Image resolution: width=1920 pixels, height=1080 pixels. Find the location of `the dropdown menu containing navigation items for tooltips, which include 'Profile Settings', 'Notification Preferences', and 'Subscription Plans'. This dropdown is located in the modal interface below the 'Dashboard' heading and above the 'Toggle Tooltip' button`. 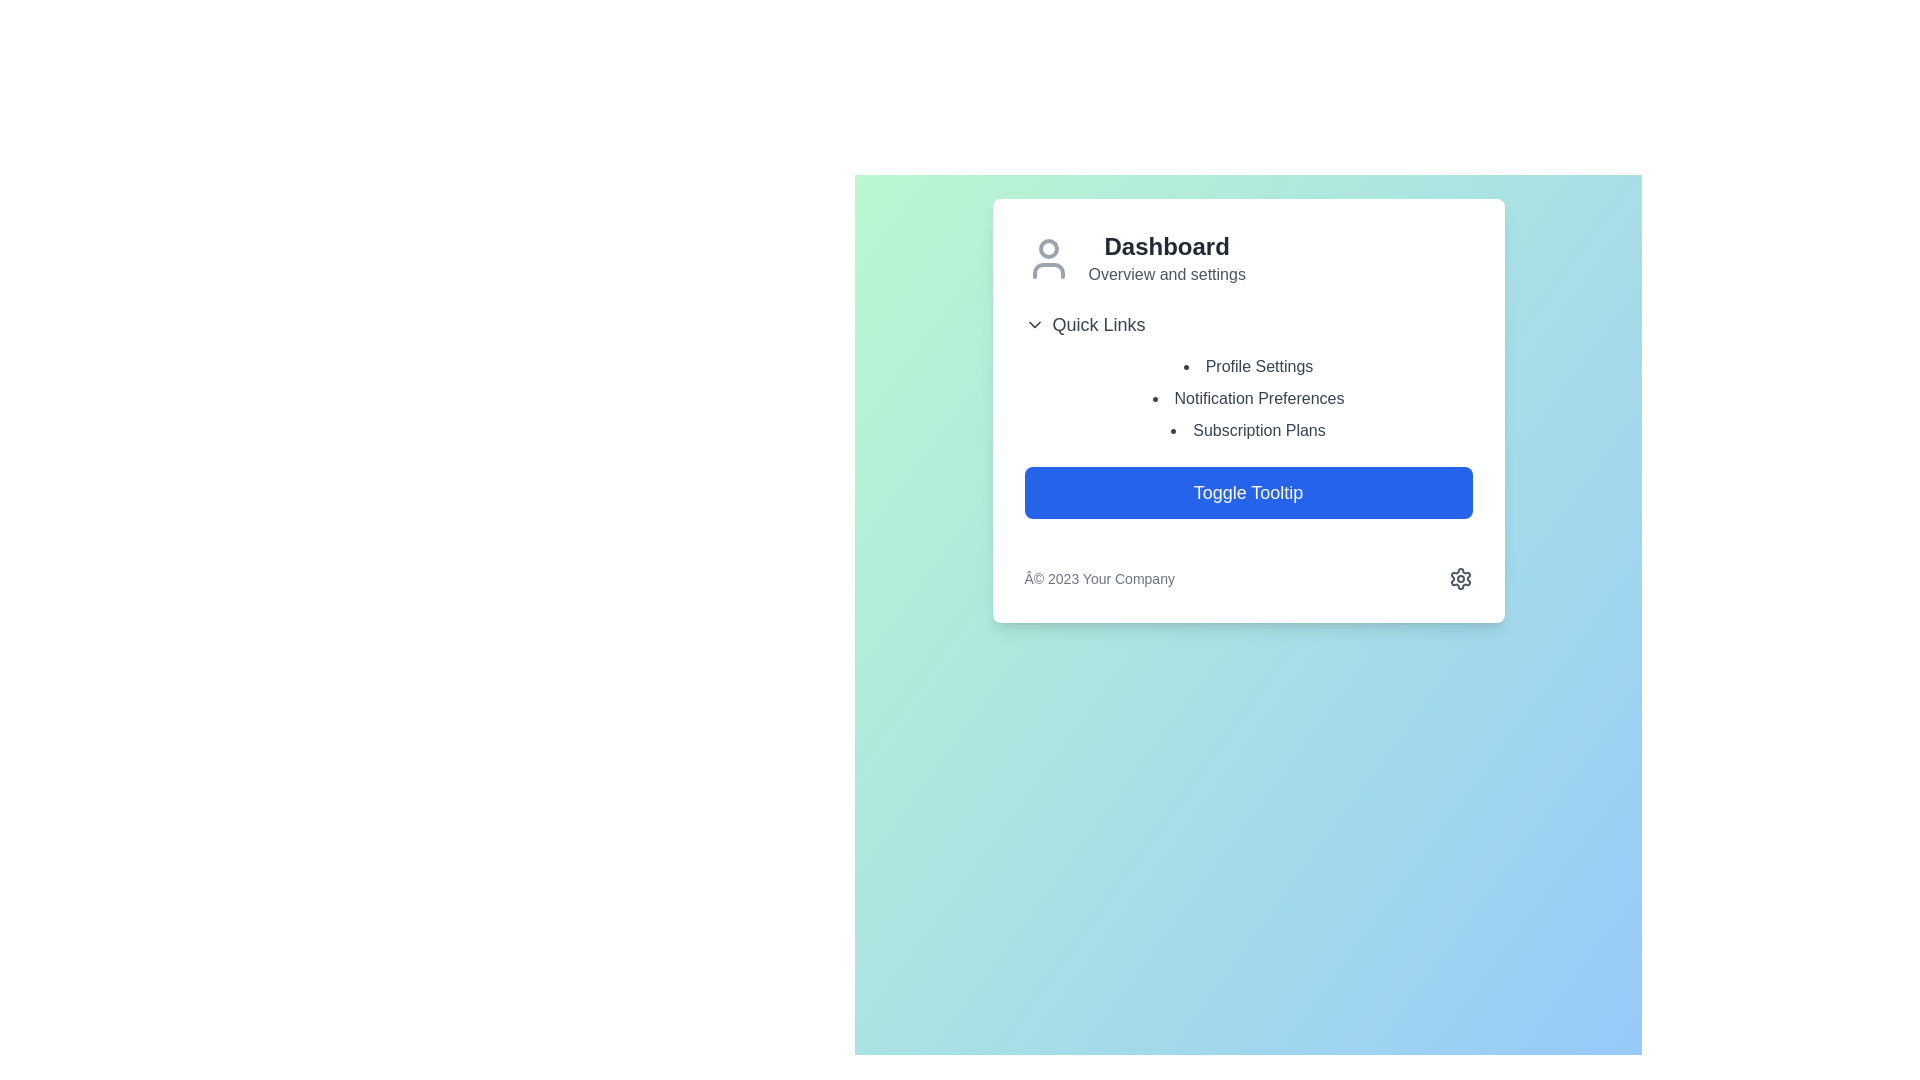

the dropdown menu containing navigation items for tooltips, which include 'Profile Settings', 'Notification Preferences', and 'Subscription Plans'. This dropdown is located in the modal interface below the 'Dashboard' heading and above the 'Toggle Tooltip' button is located at coordinates (1247, 377).